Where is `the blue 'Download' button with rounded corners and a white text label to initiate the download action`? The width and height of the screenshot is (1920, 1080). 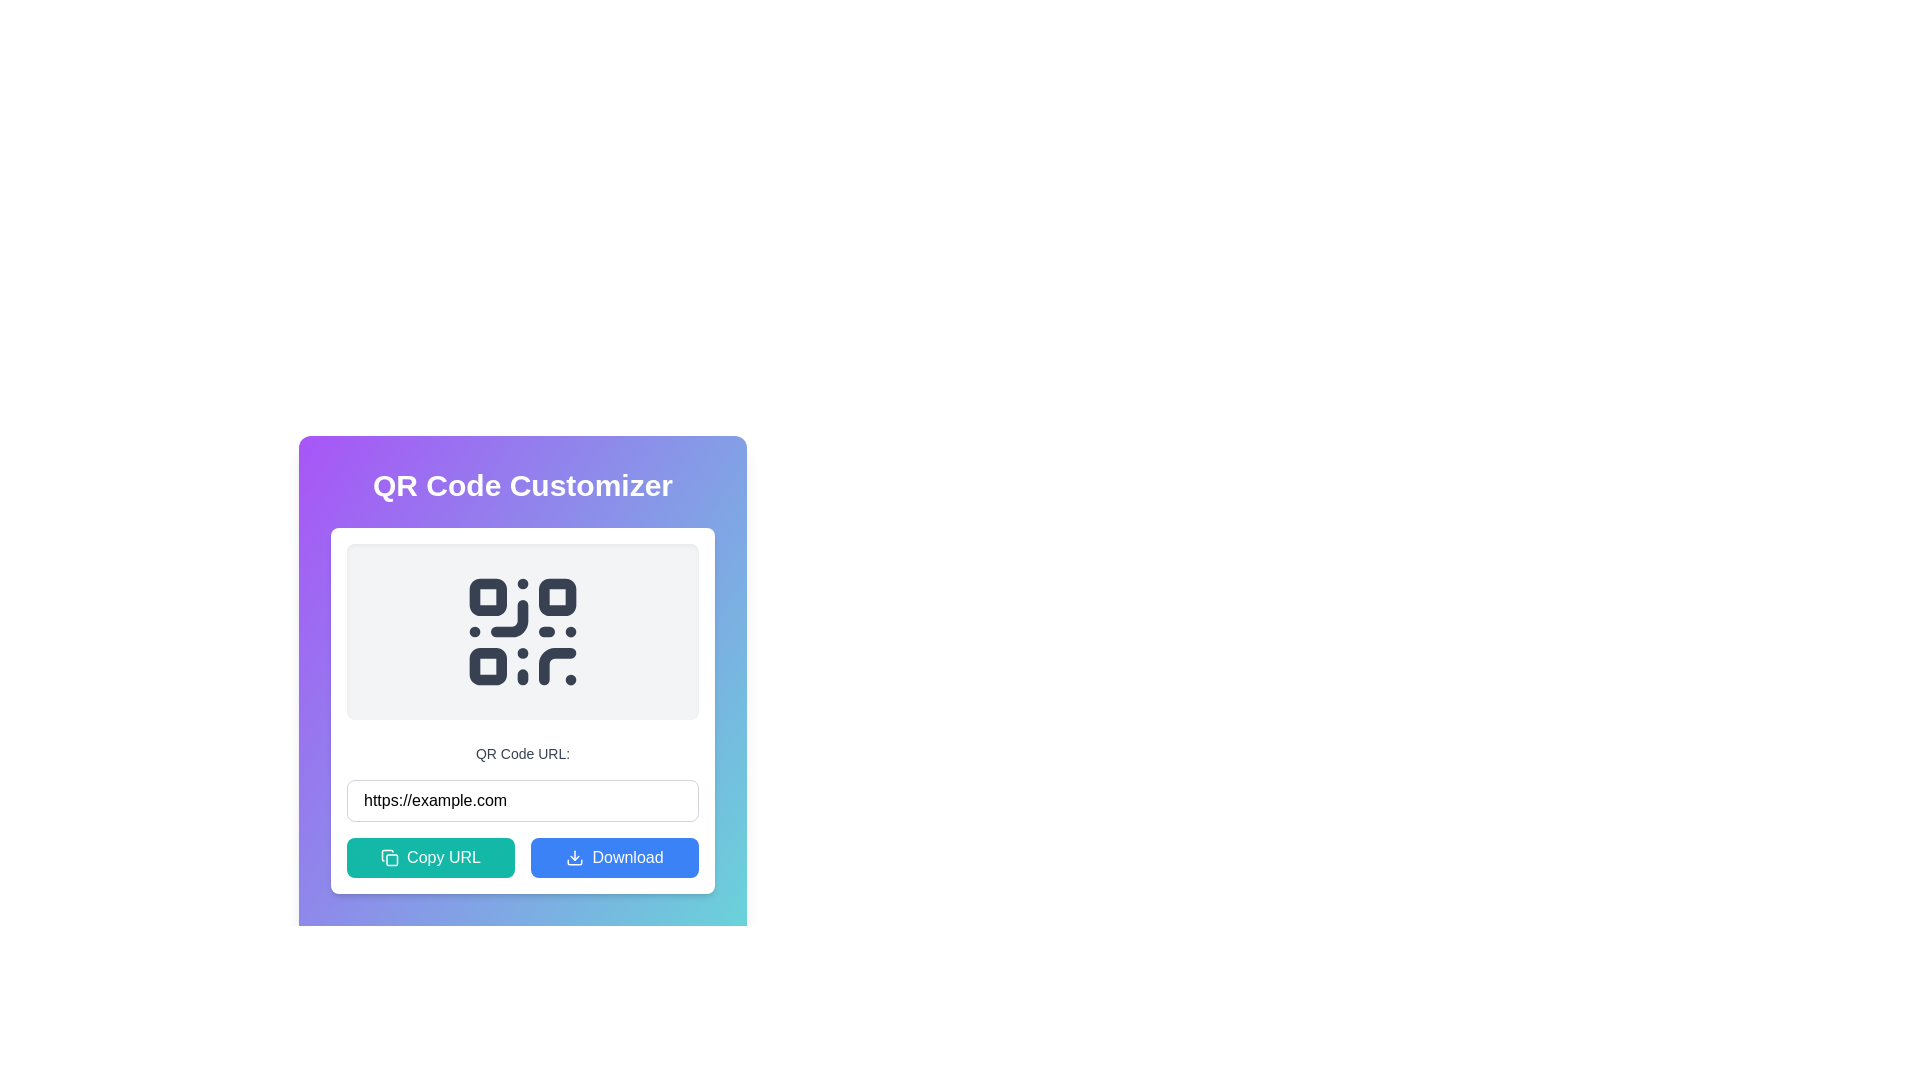 the blue 'Download' button with rounded corners and a white text label to initiate the download action is located at coordinates (613, 856).